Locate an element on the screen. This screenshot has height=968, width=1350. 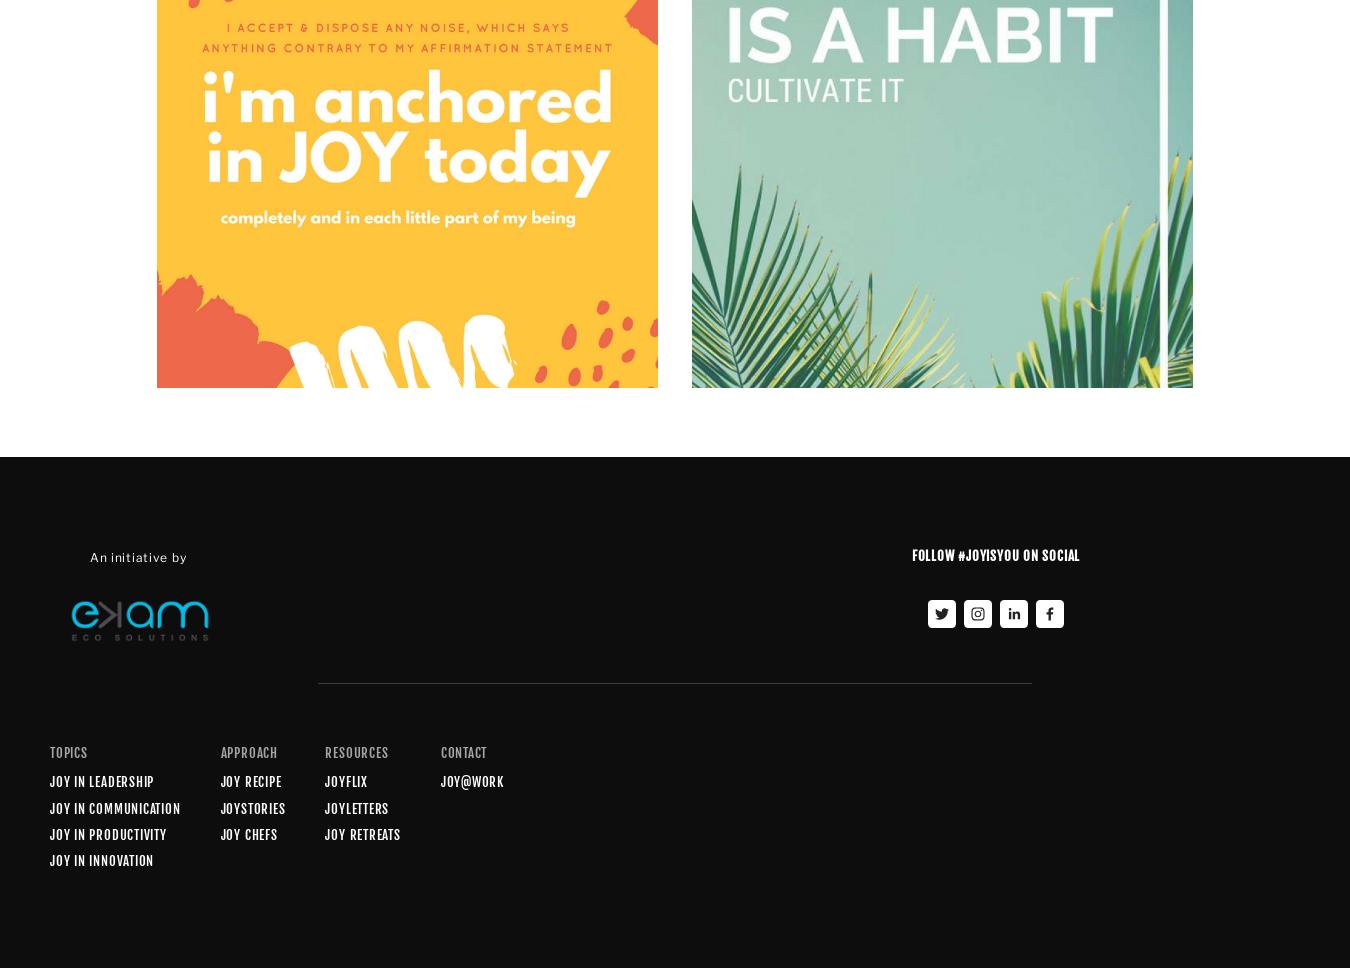
'Topics' is located at coordinates (67, 753).